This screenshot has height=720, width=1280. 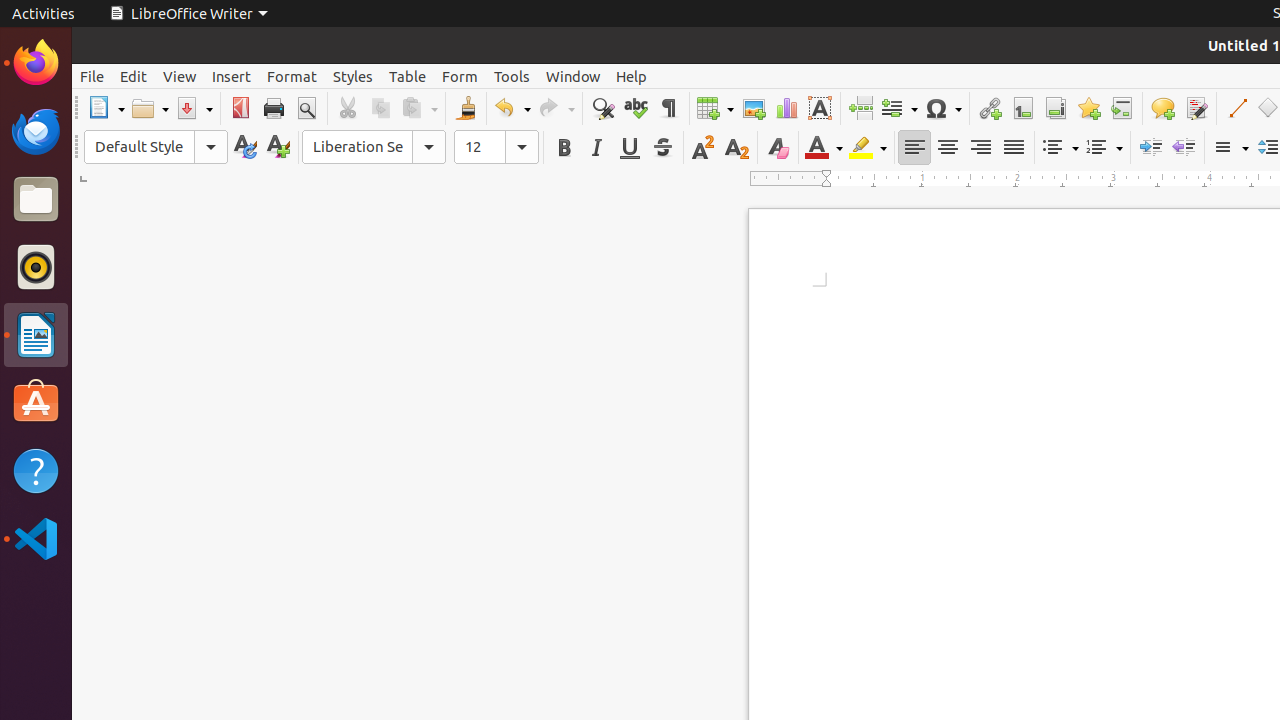 I want to click on 'Image', so click(x=752, y=108).